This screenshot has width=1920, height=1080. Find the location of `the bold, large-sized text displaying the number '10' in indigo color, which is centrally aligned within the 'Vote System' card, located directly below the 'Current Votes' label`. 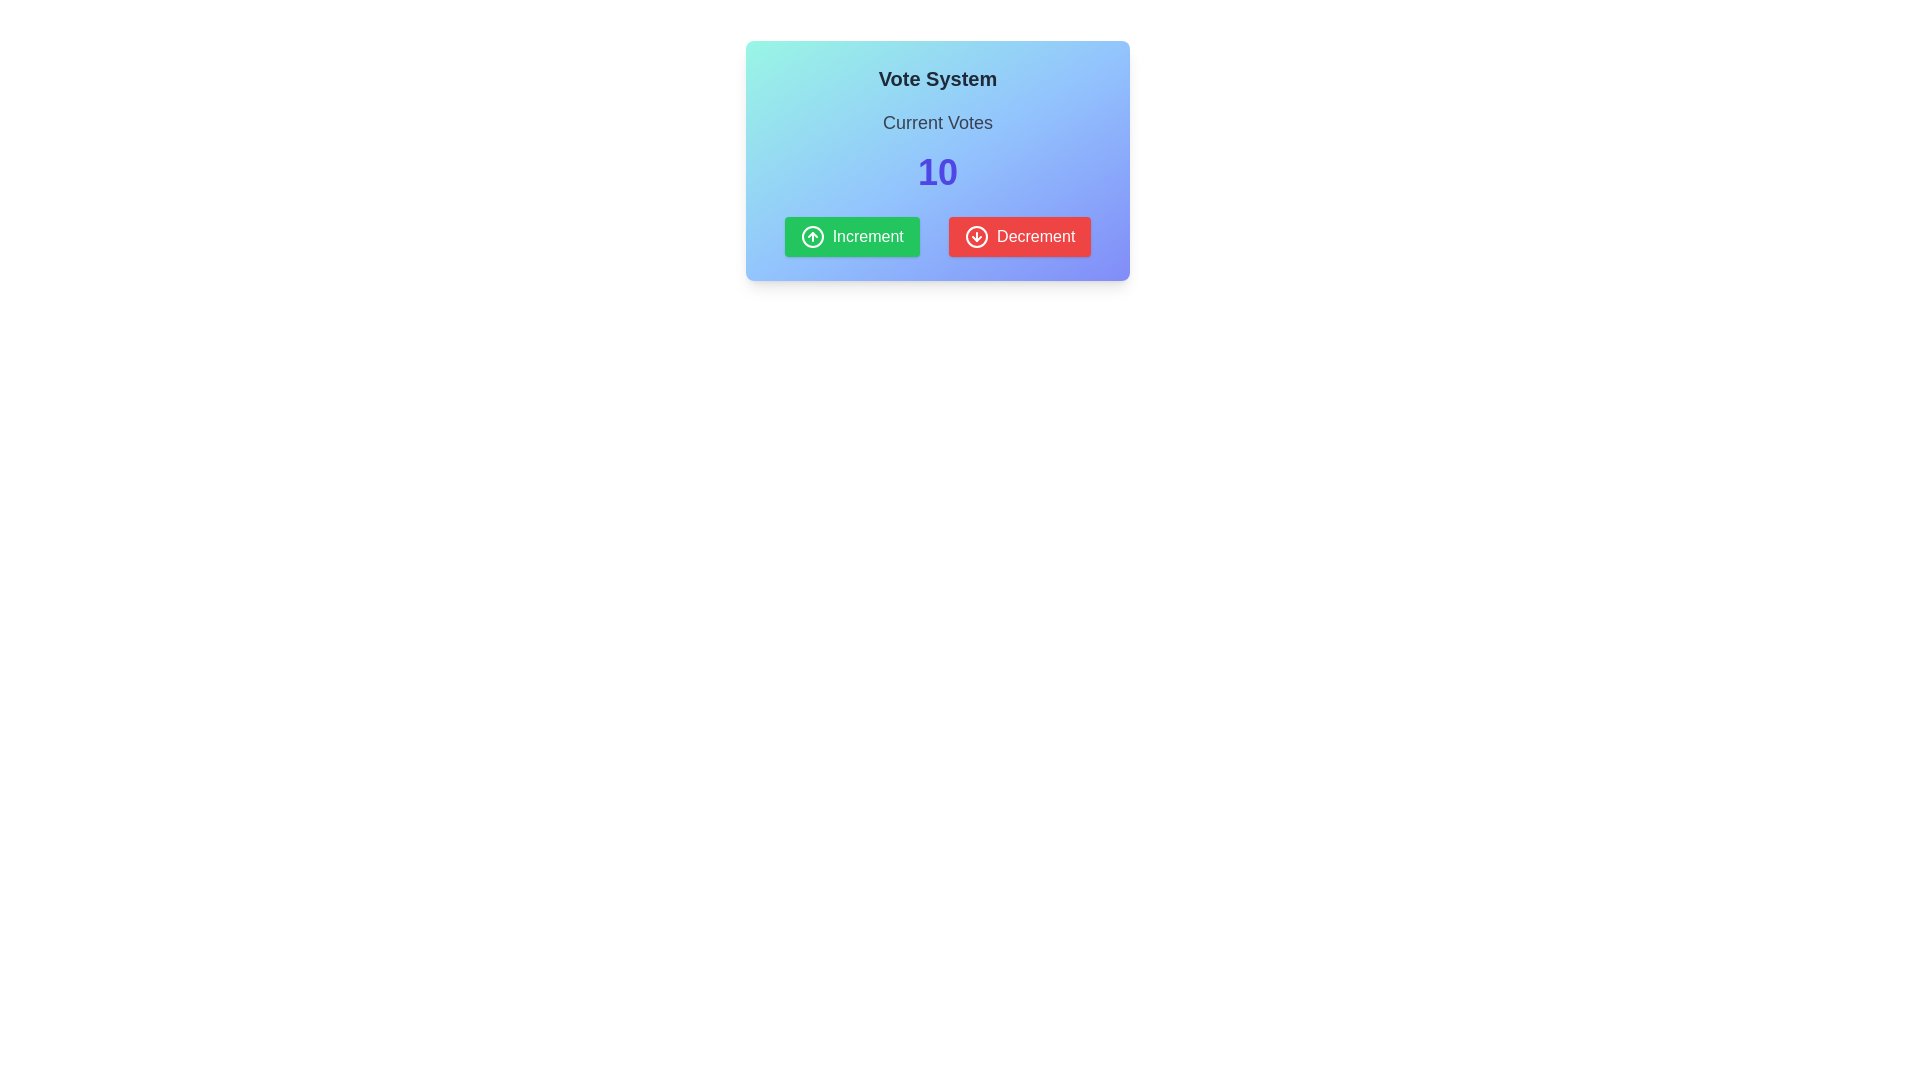

the bold, large-sized text displaying the number '10' in indigo color, which is centrally aligned within the 'Vote System' card, located directly below the 'Current Votes' label is located at coordinates (936, 172).